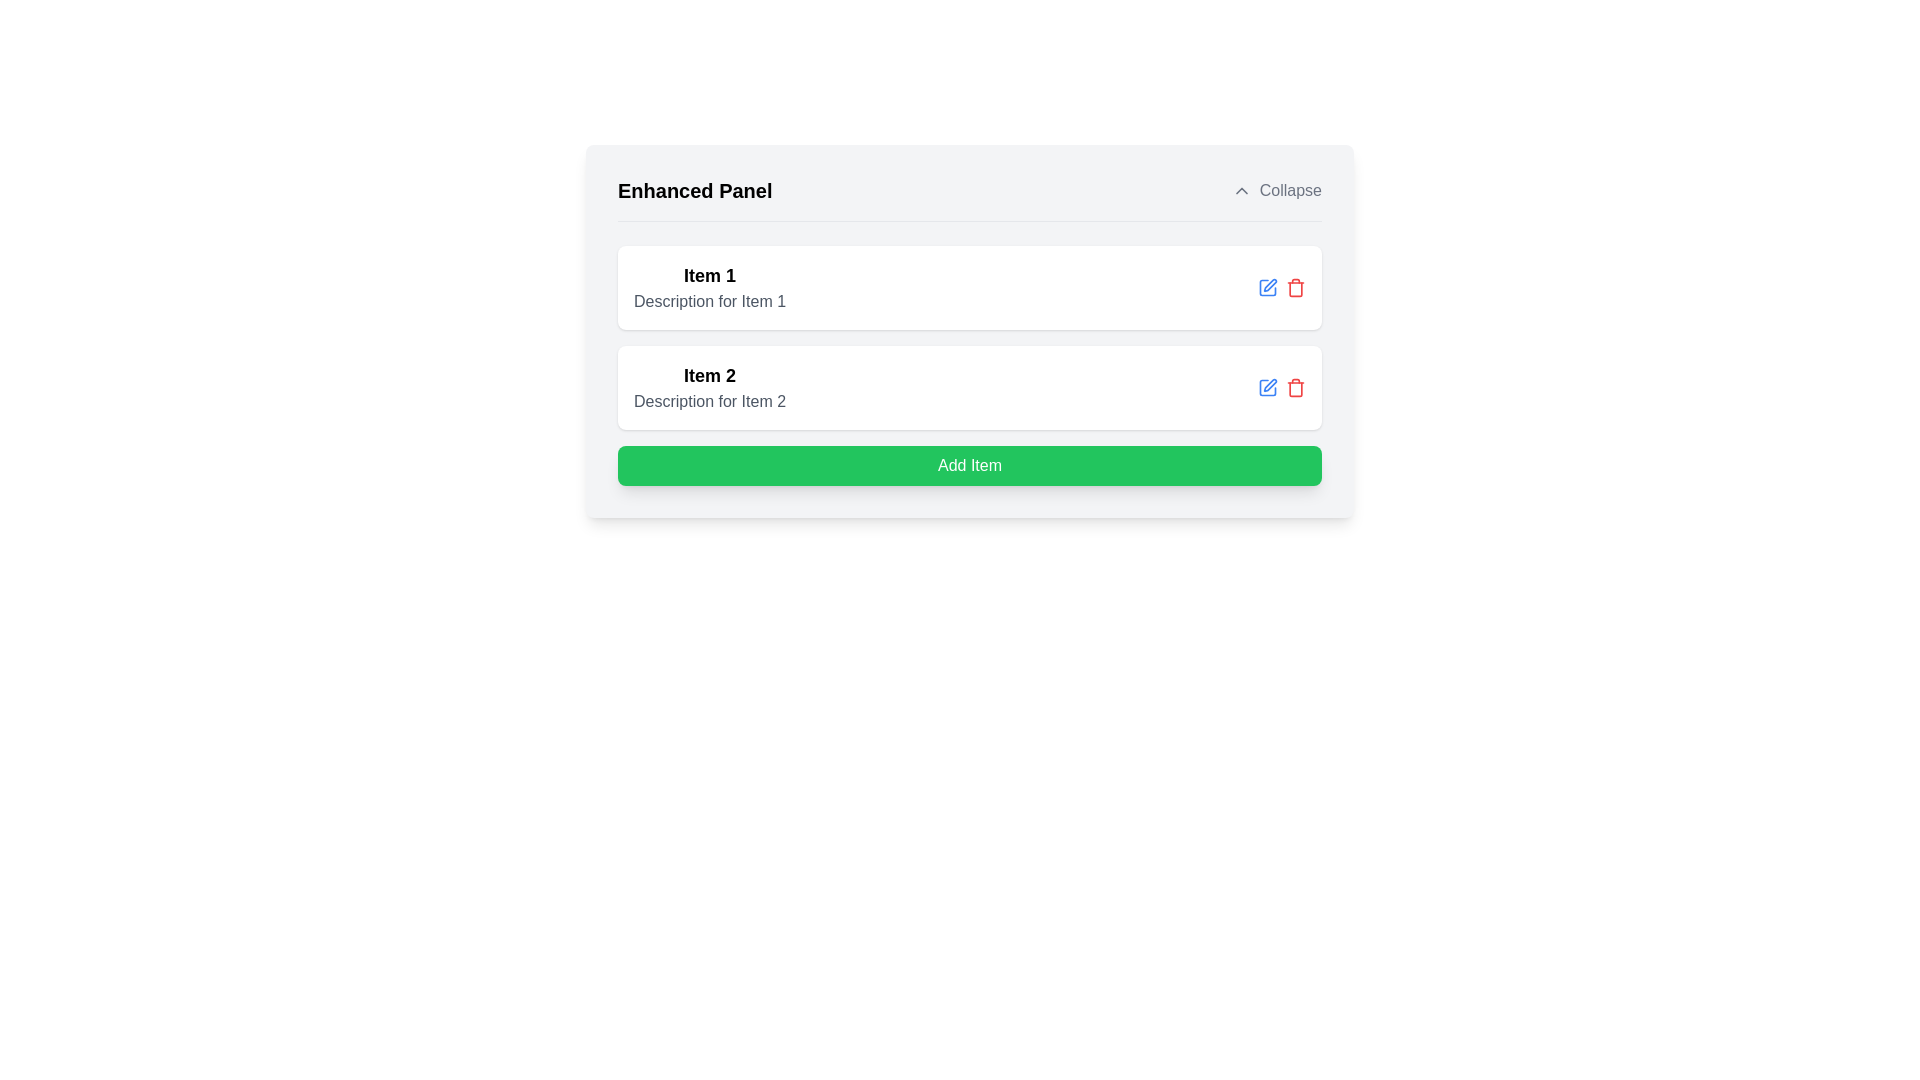 The width and height of the screenshot is (1920, 1080). Describe the element at coordinates (1290, 191) in the screenshot. I see `the 'Collapse' label which is styled with gray text and located to the right of the upward-facing chevron icon in the header of the panel` at that location.